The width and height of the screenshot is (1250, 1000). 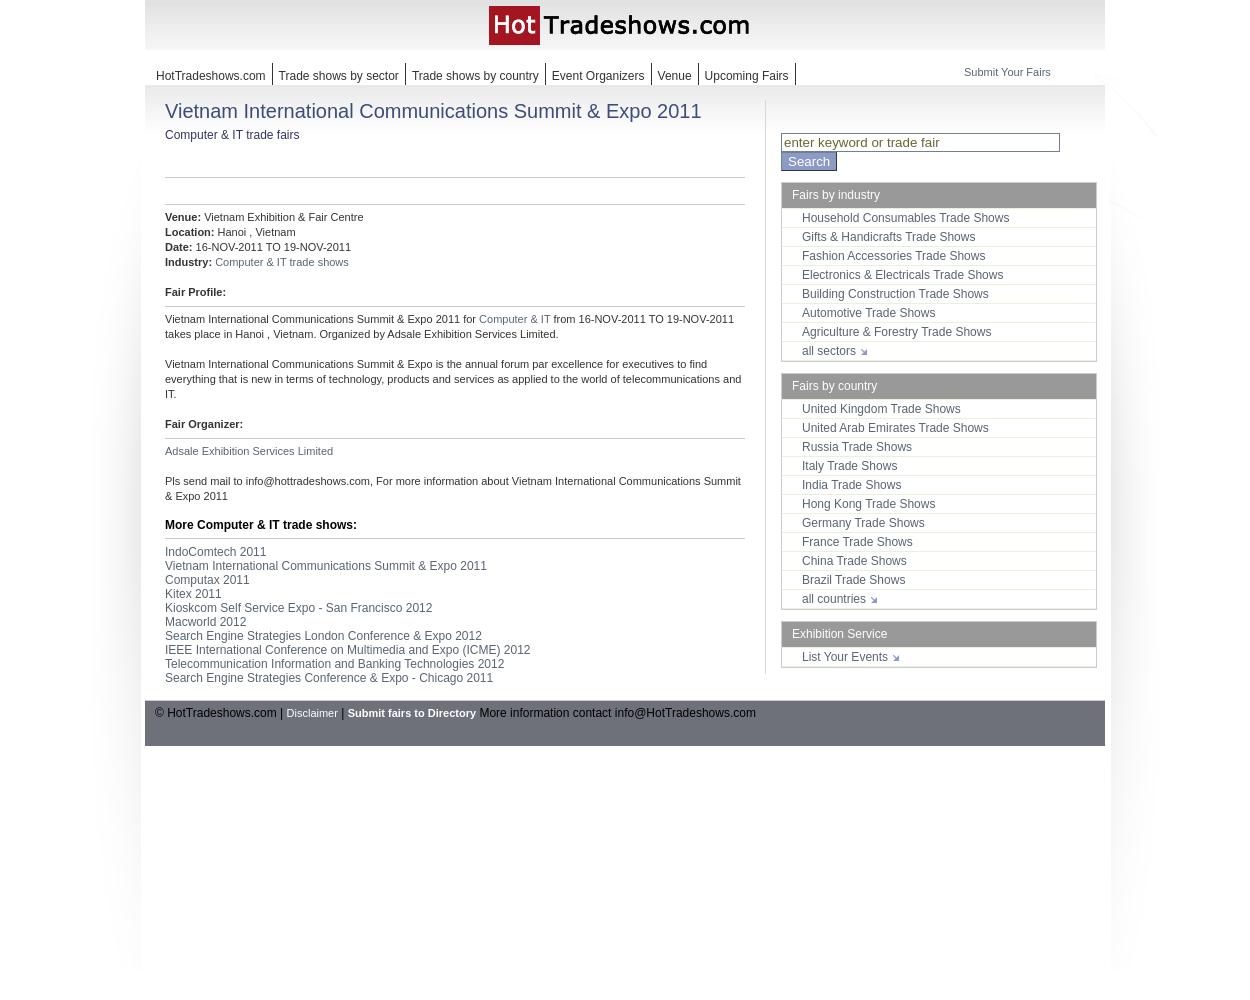 What do you see at coordinates (188, 262) in the screenshot?
I see `'Industry:'` at bounding box center [188, 262].